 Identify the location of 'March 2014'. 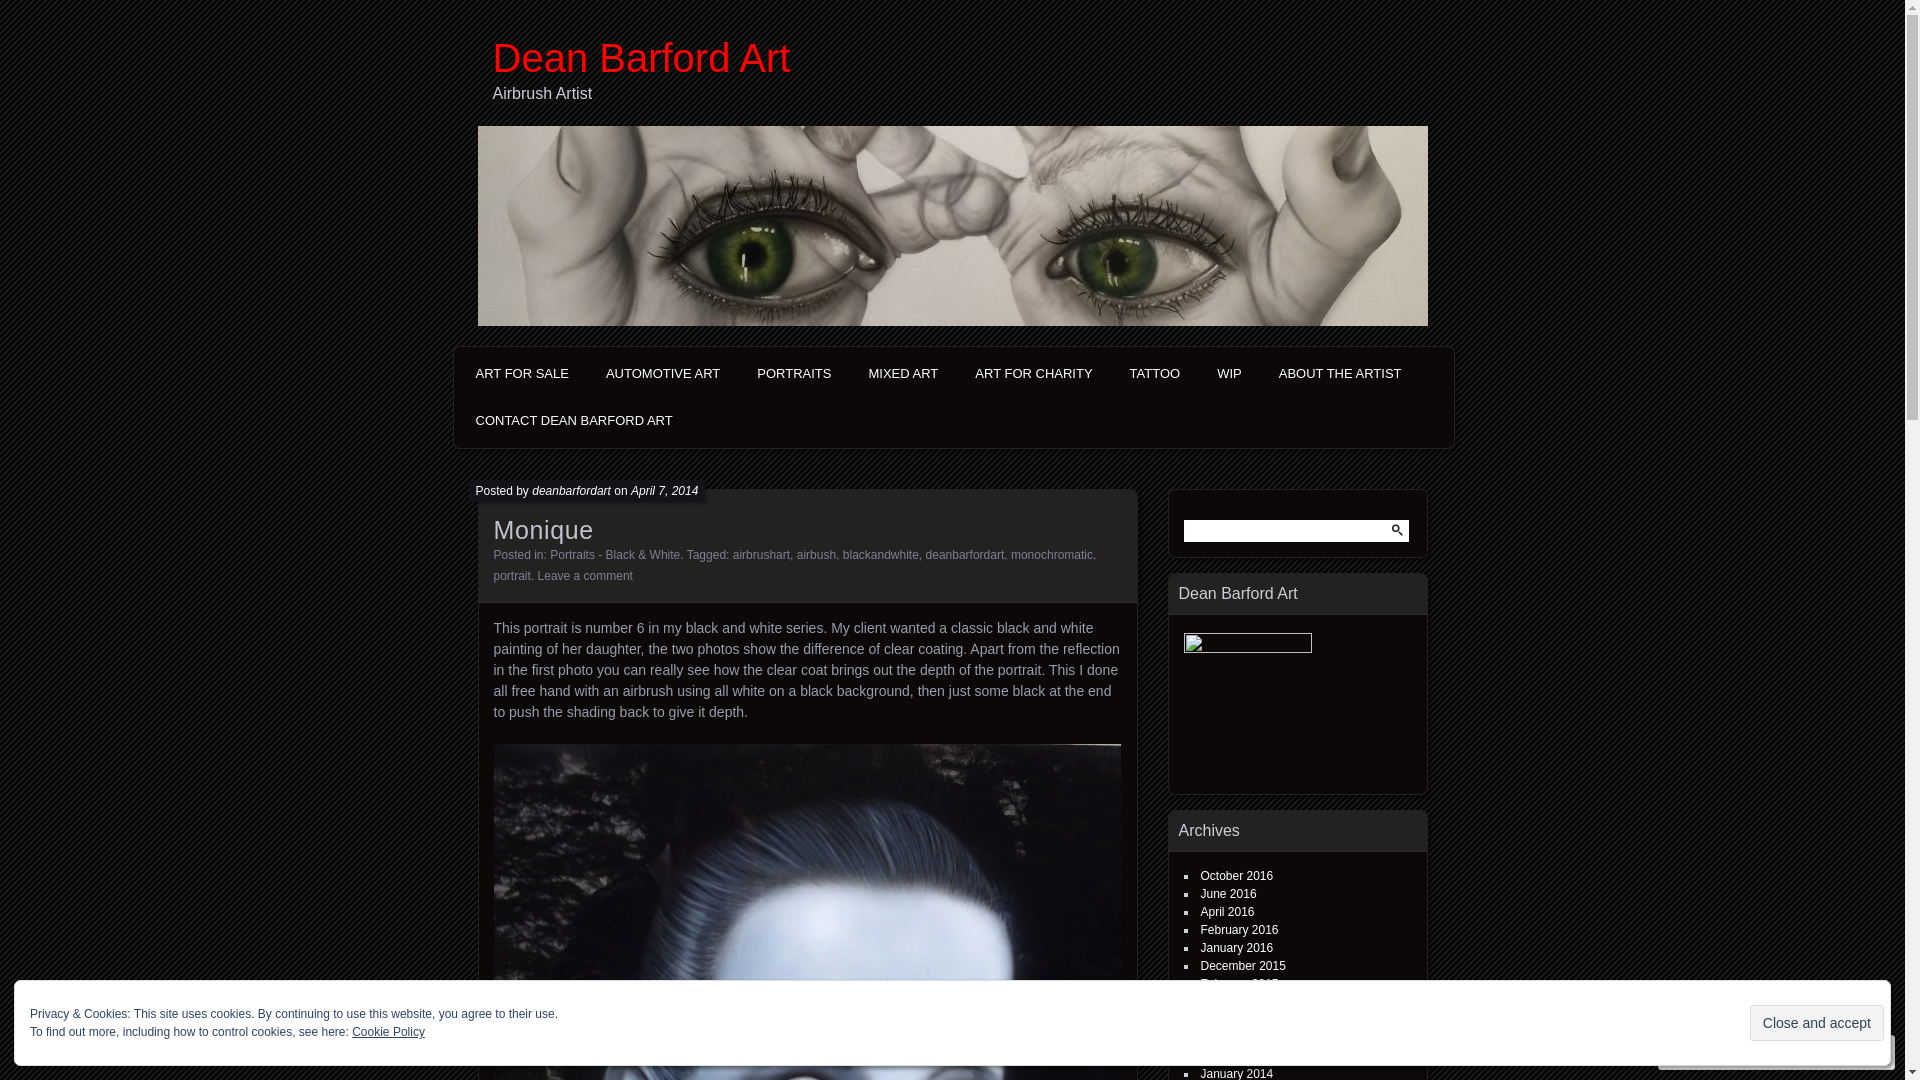
(1230, 1036).